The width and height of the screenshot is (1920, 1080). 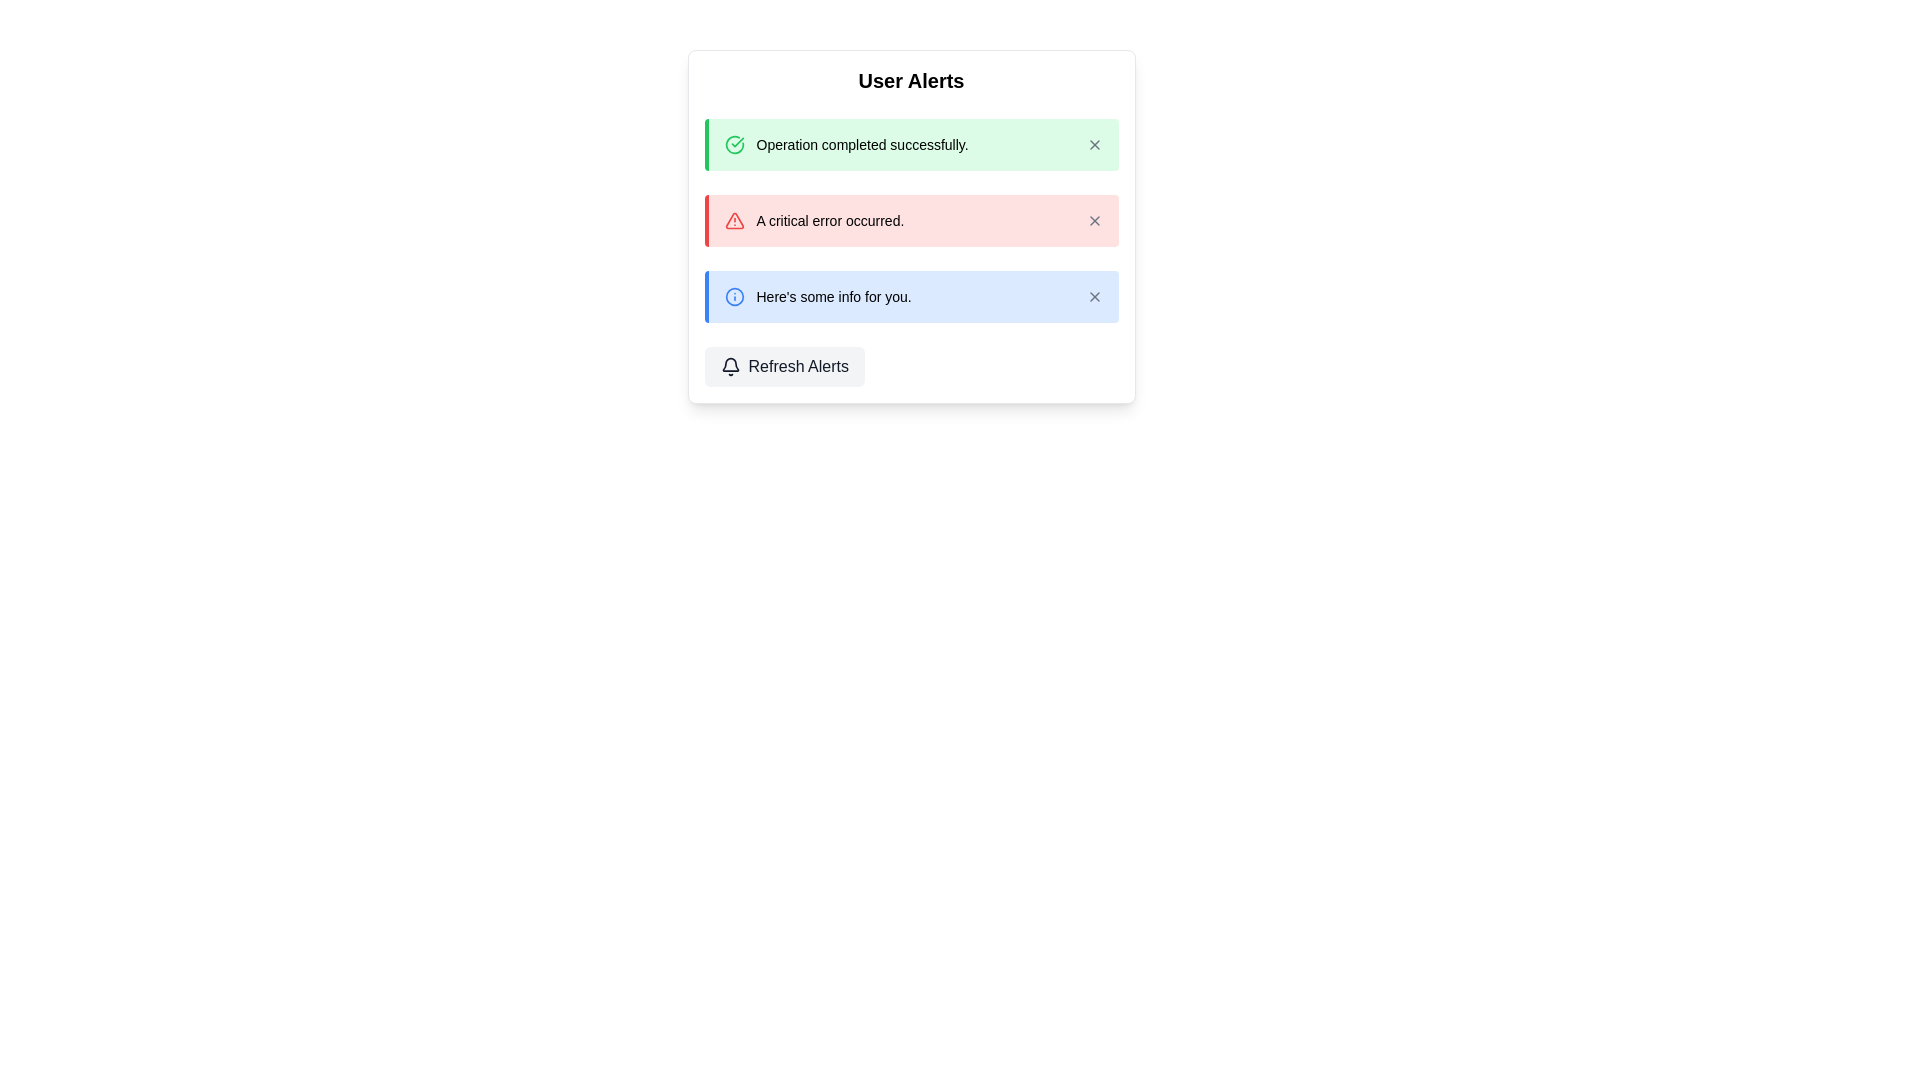 I want to click on text content of the 'User Alerts' label, which is a bold, large-font text component styled in black and located at the top of a card layout, so click(x=910, y=80).